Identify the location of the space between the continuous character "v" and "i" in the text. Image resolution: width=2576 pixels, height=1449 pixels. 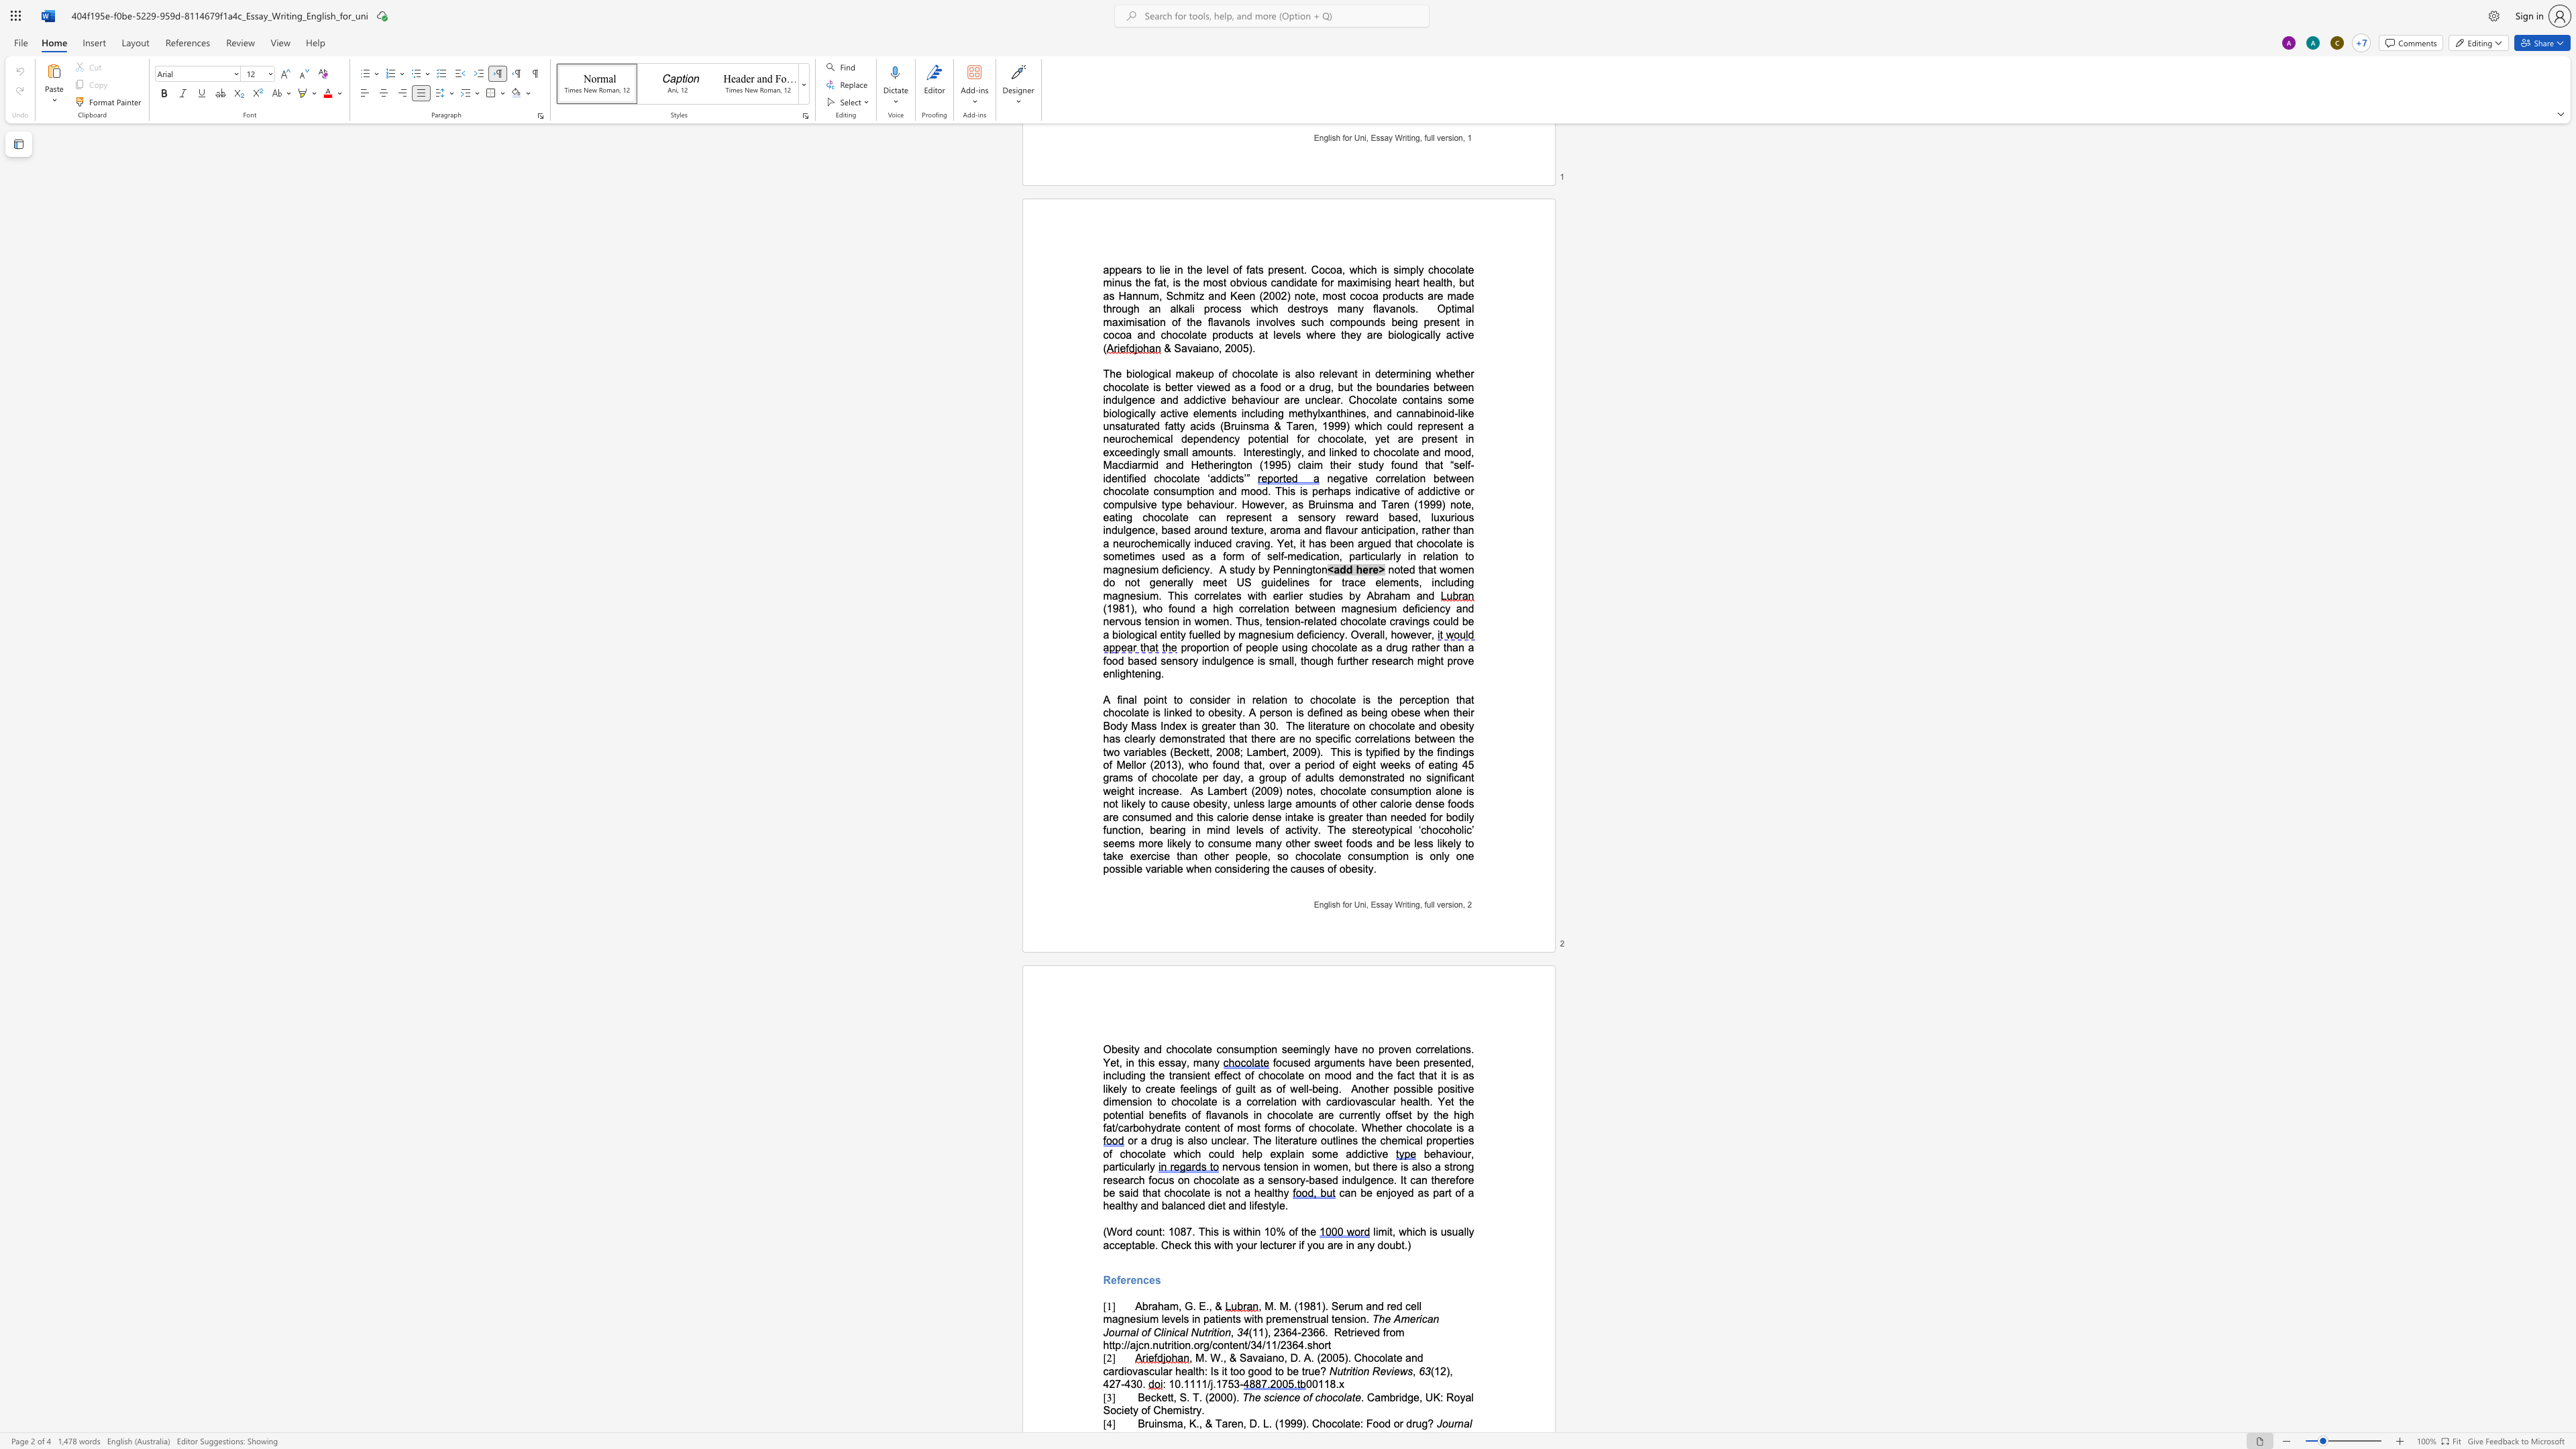
(1389, 1370).